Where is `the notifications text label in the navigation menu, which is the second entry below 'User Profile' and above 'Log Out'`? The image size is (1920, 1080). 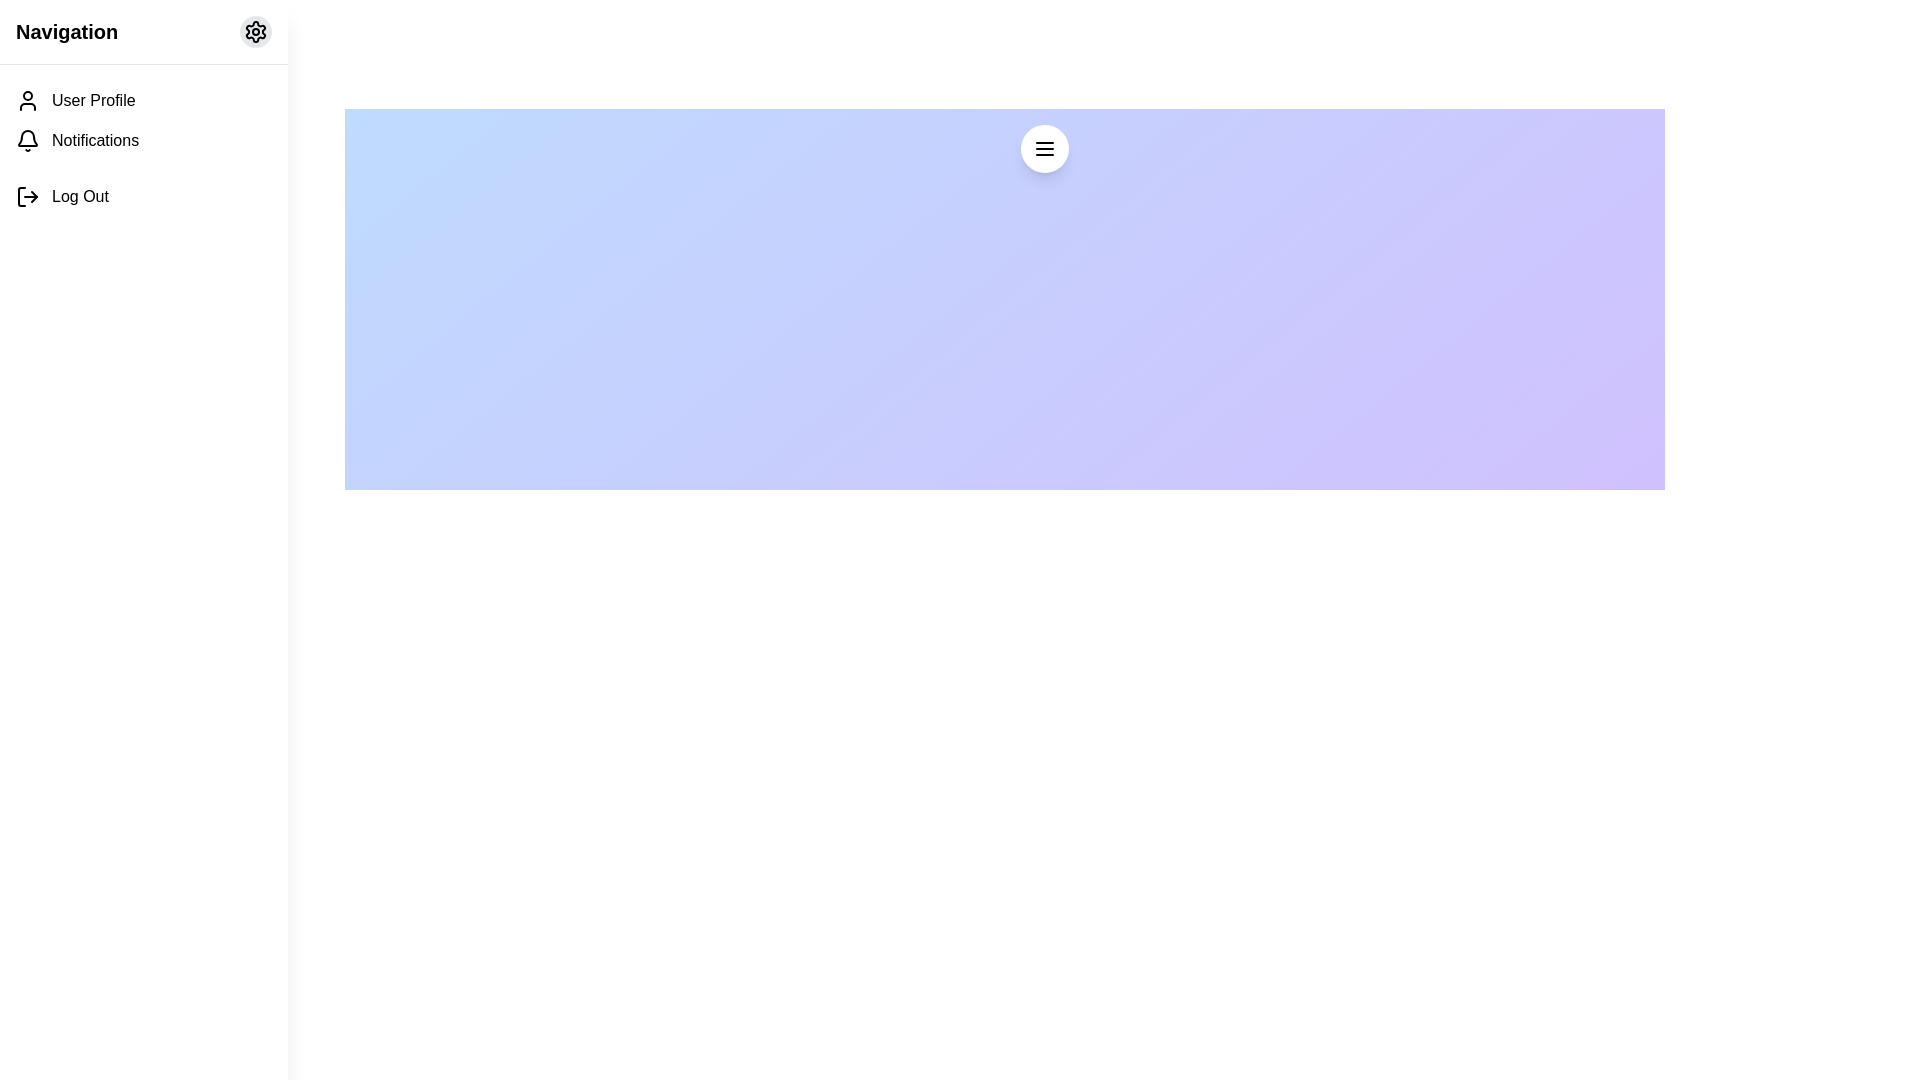 the notifications text label in the navigation menu, which is the second entry below 'User Profile' and above 'Log Out' is located at coordinates (94, 140).